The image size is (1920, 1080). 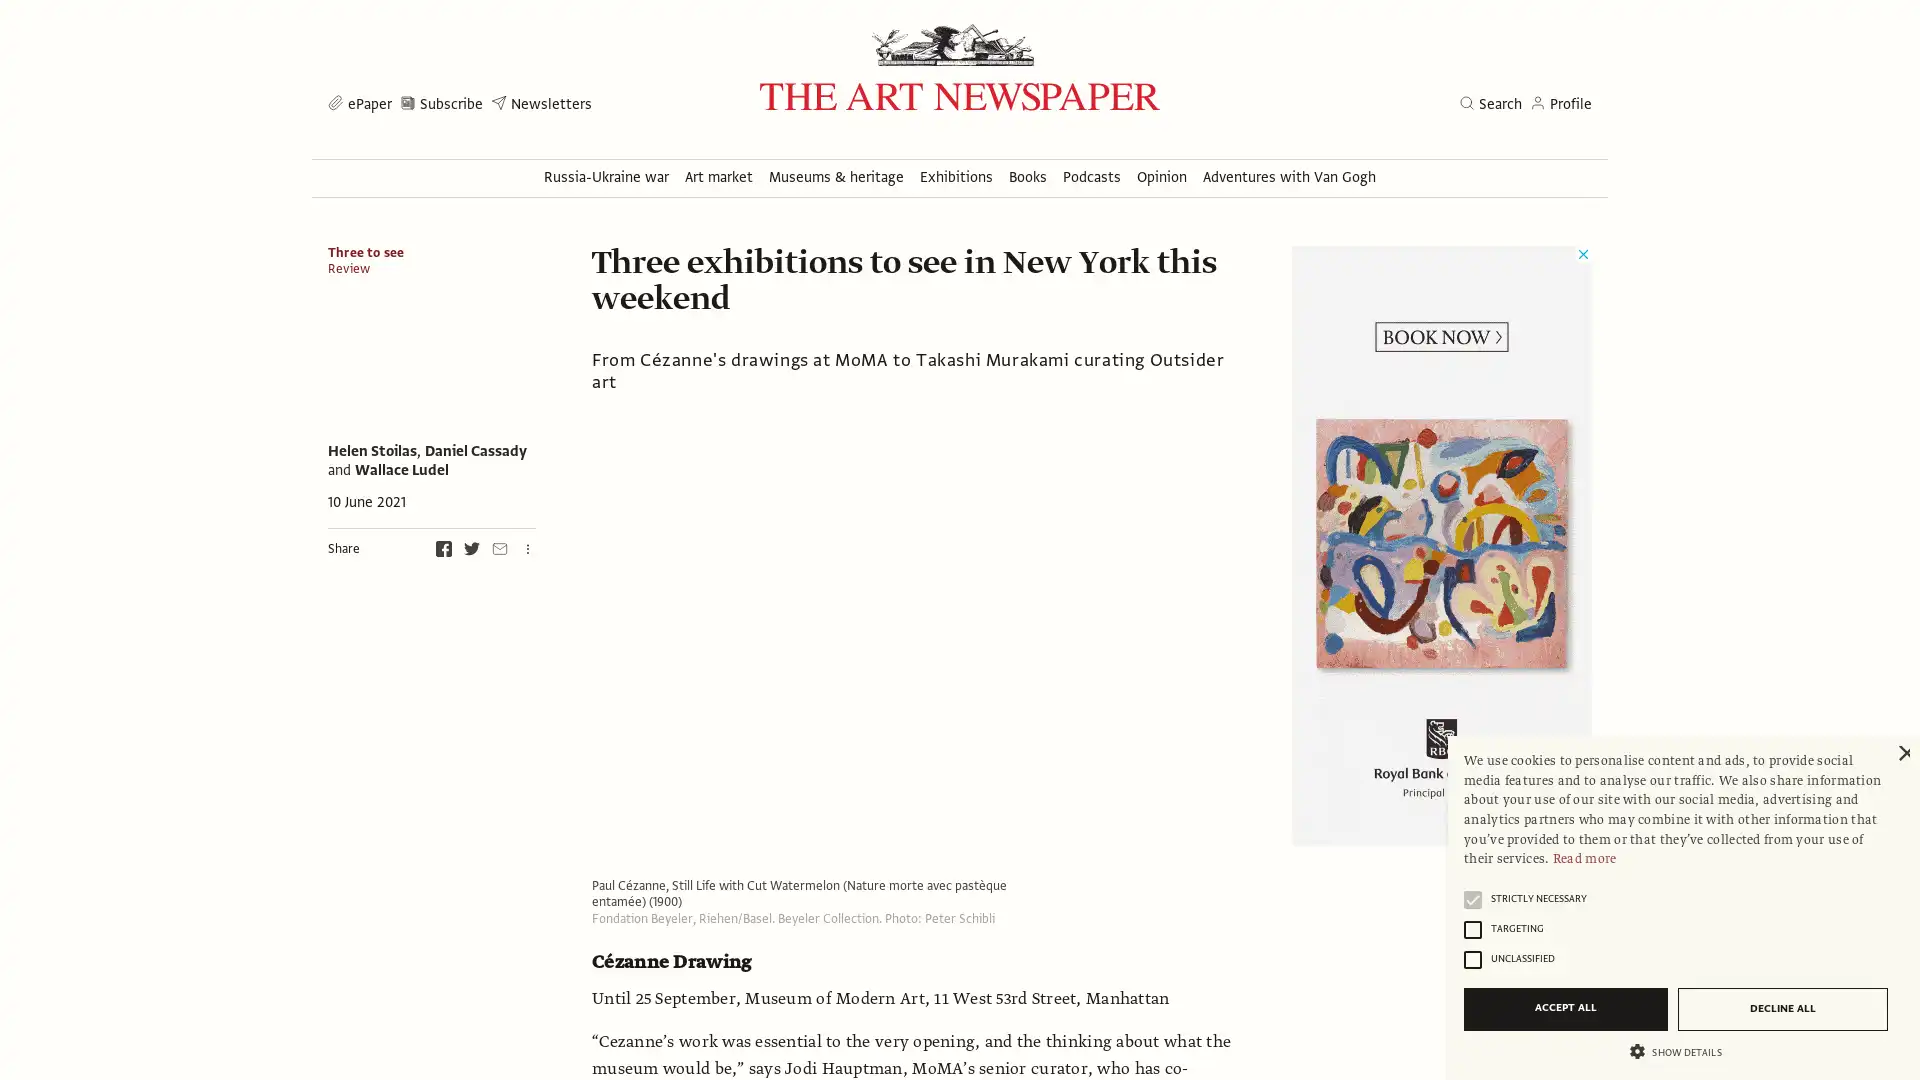 I want to click on Close, so click(x=1901, y=753).